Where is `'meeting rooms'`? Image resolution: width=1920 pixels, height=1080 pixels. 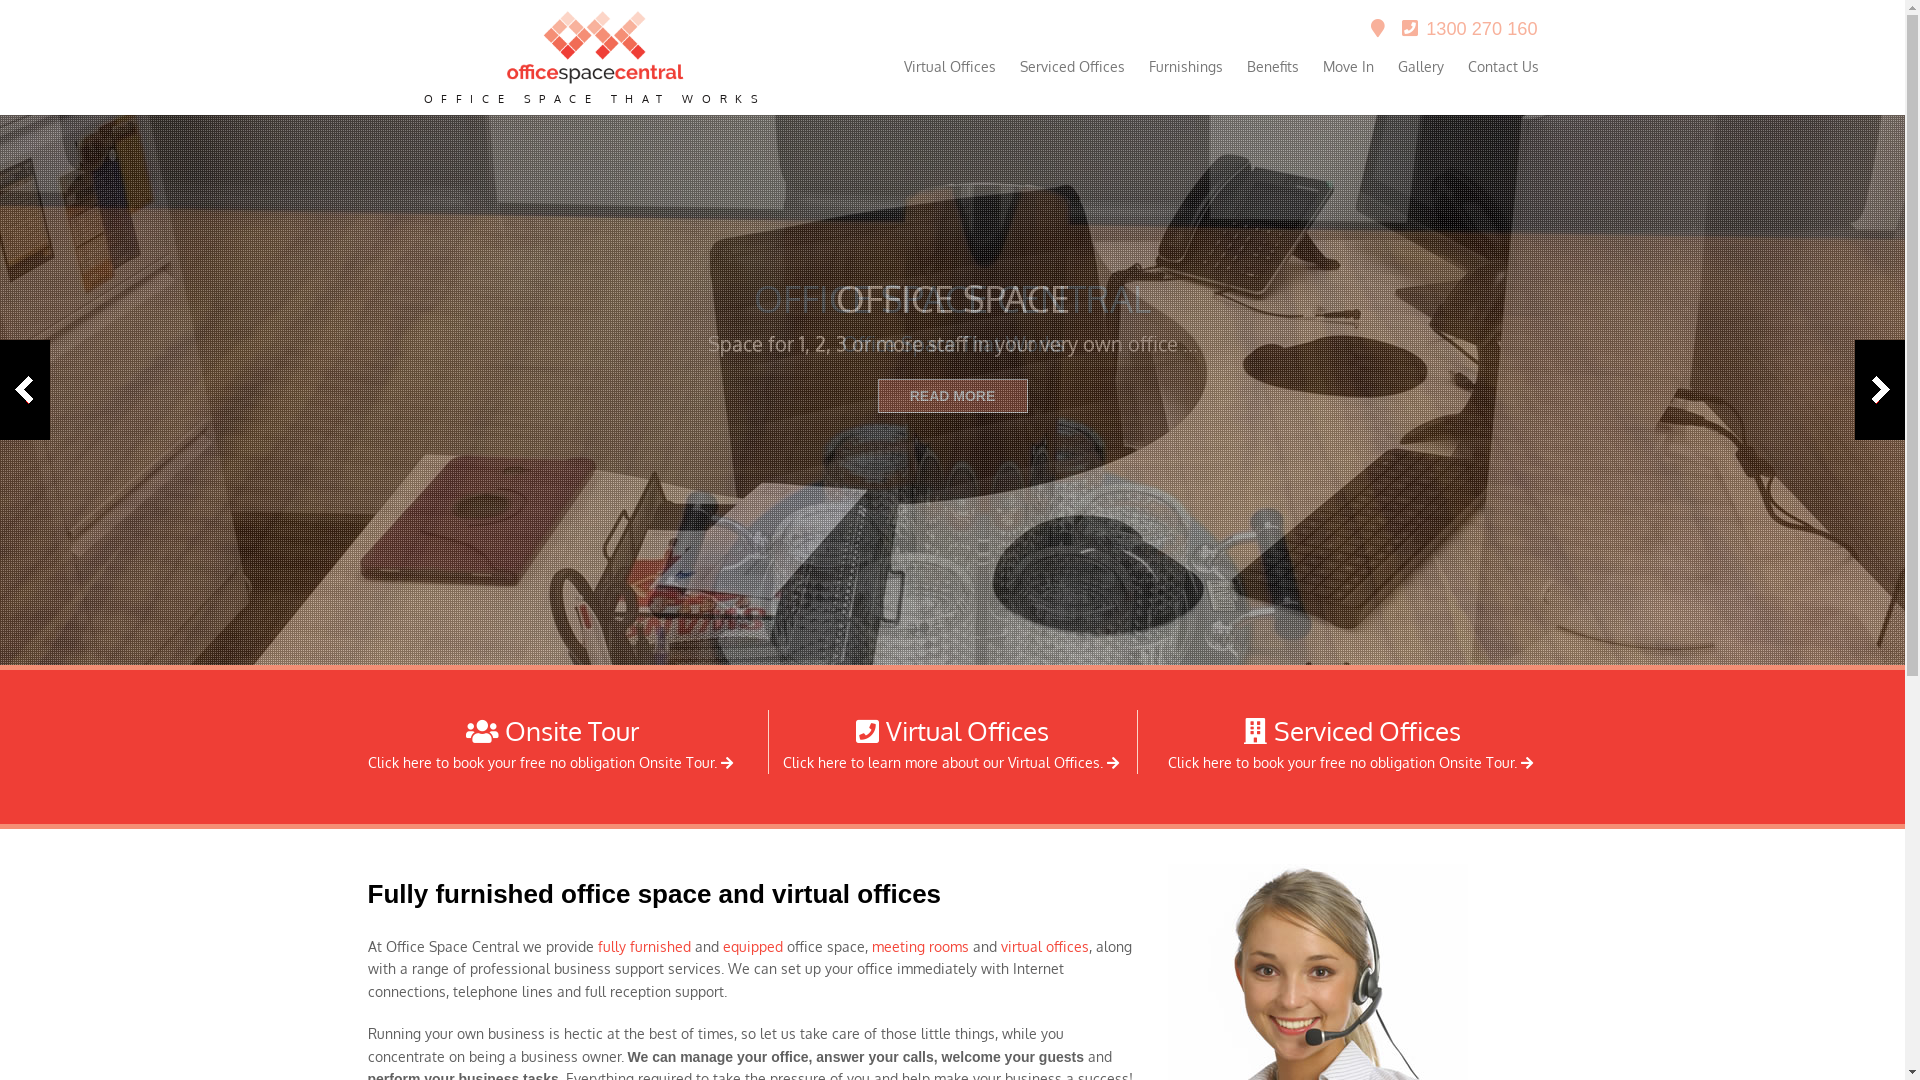
'meeting rooms' is located at coordinates (872, 945).